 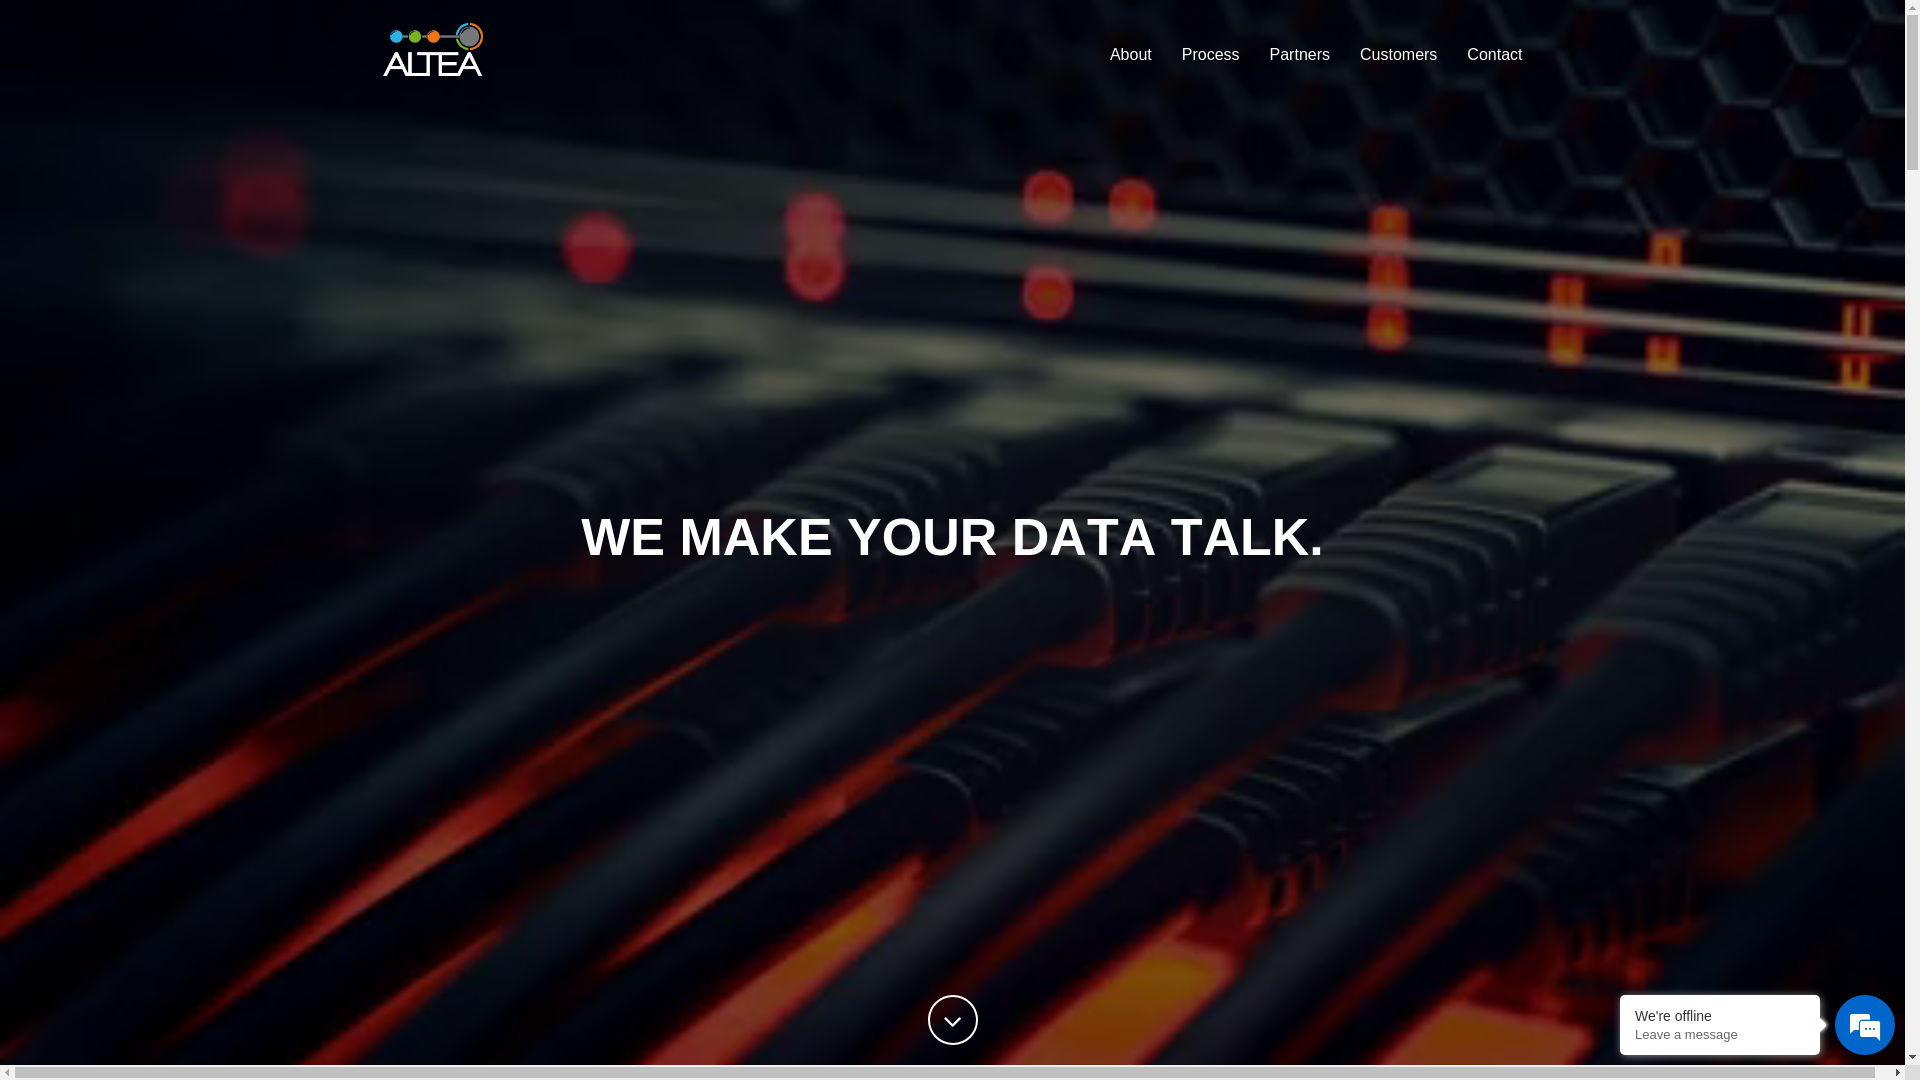 What do you see at coordinates (1300, 53) in the screenshot?
I see `'Partners'` at bounding box center [1300, 53].